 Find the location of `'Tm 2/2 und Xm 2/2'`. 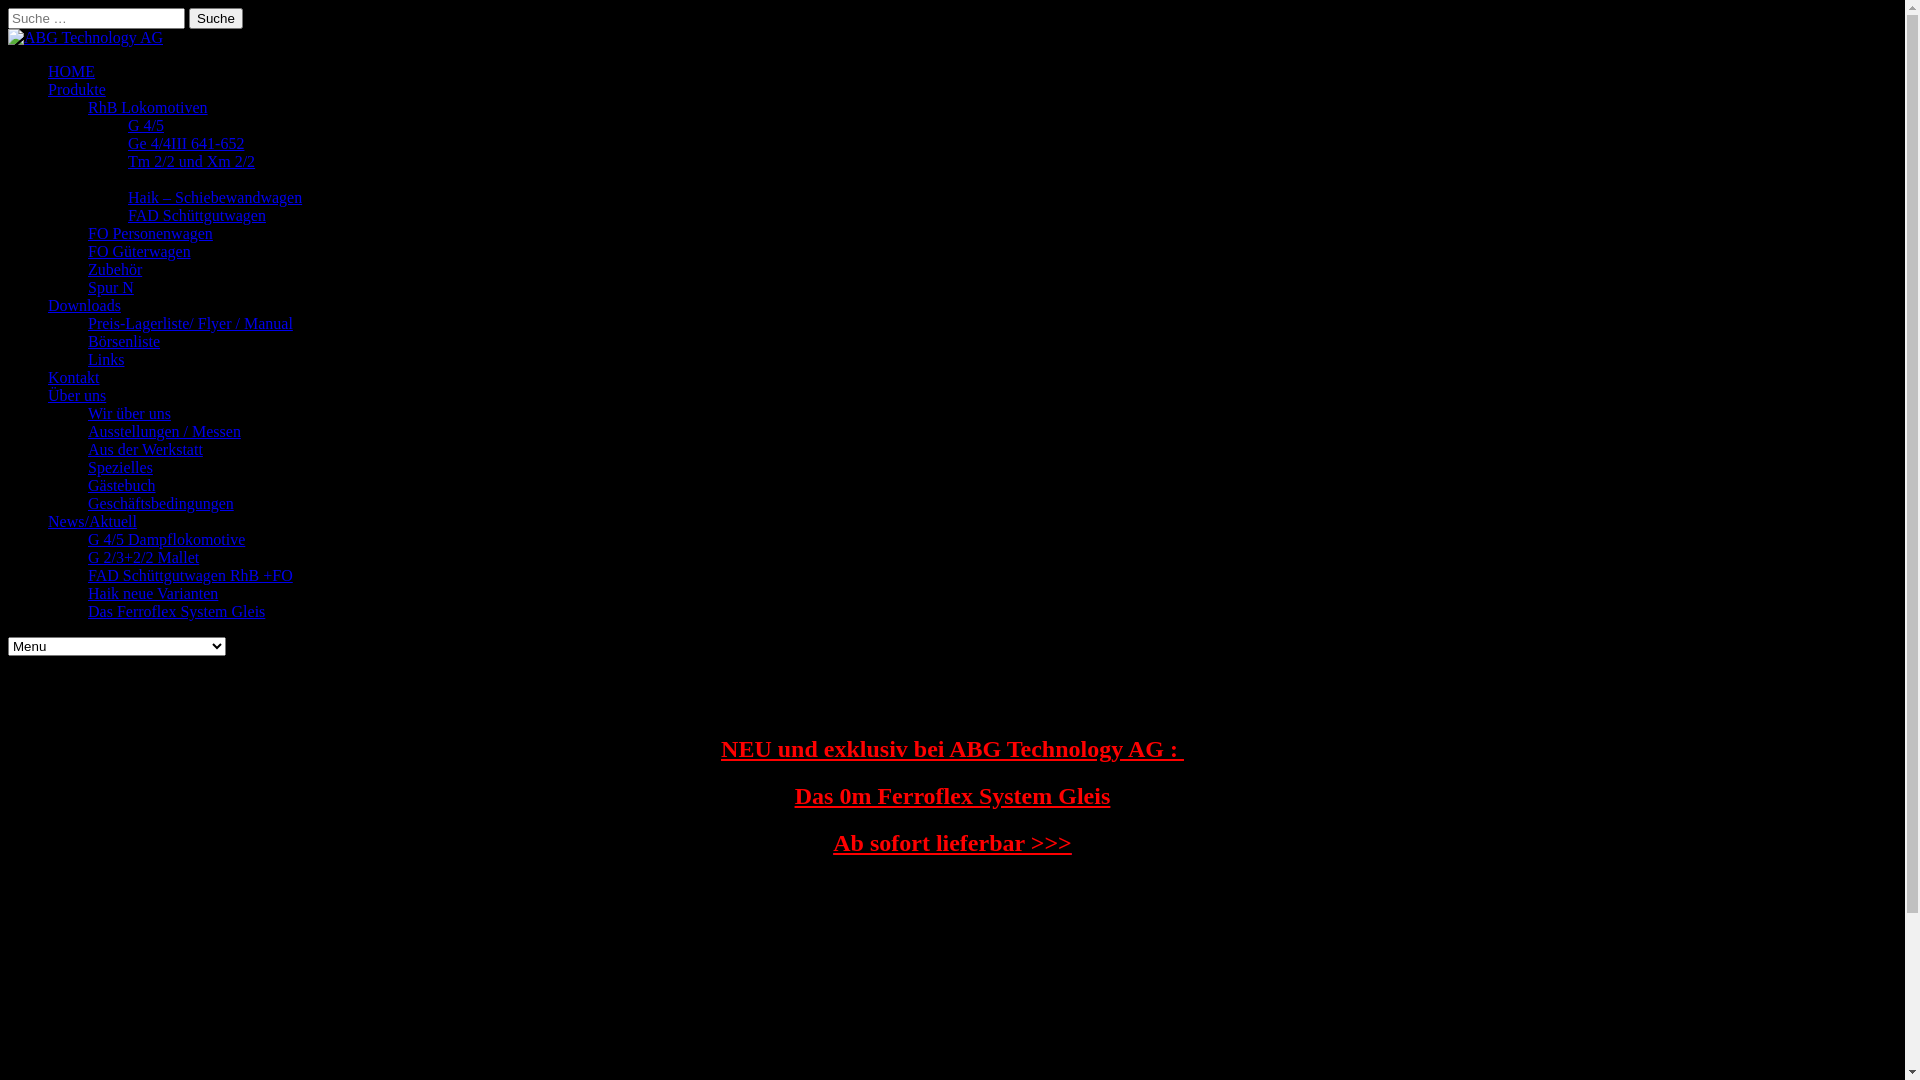

'Tm 2/2 und Xm 2/2' is located at coordinates (191, 160).